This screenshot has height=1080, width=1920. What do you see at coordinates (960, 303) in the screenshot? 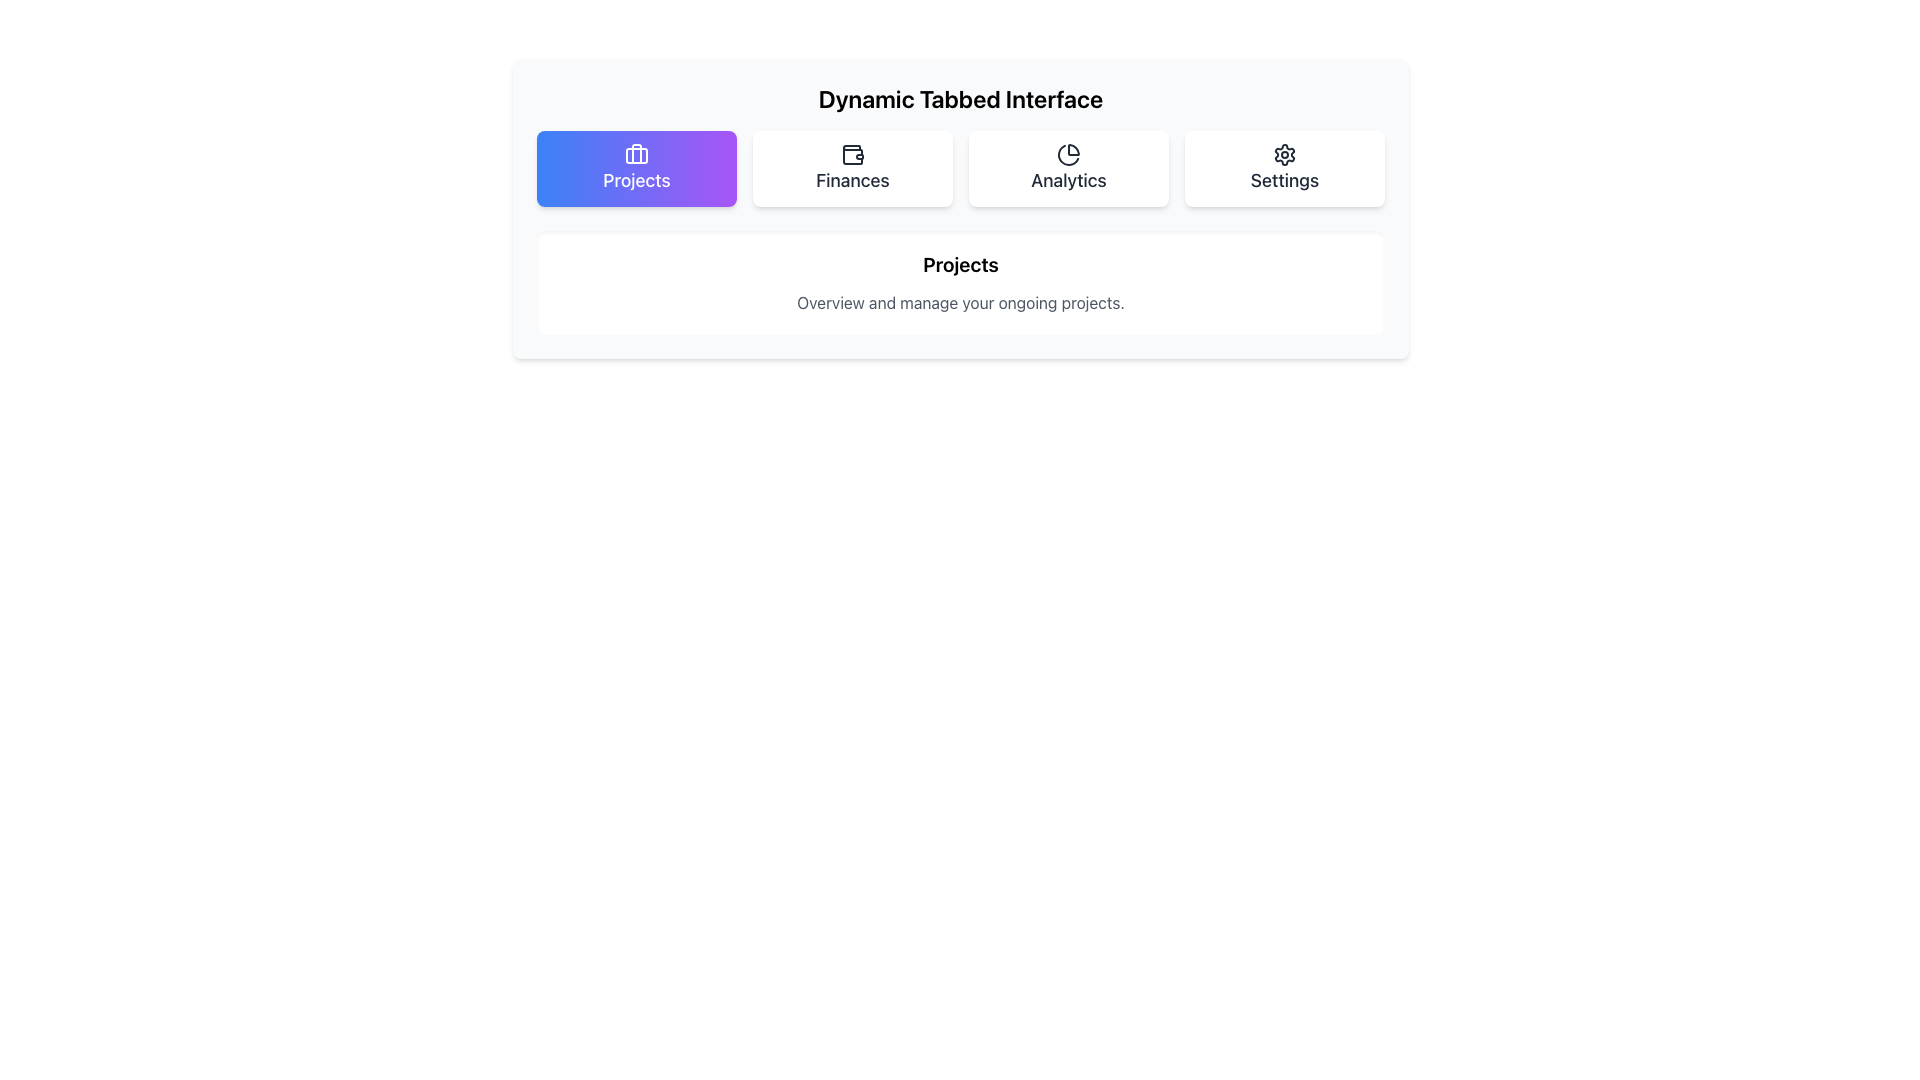
I see `the descriptive text component that displays the phrase 'Overview and manage your ongoing projects.' which is styled in gray and positioned below the 'Projects' header` at bounding box center [960, 303].